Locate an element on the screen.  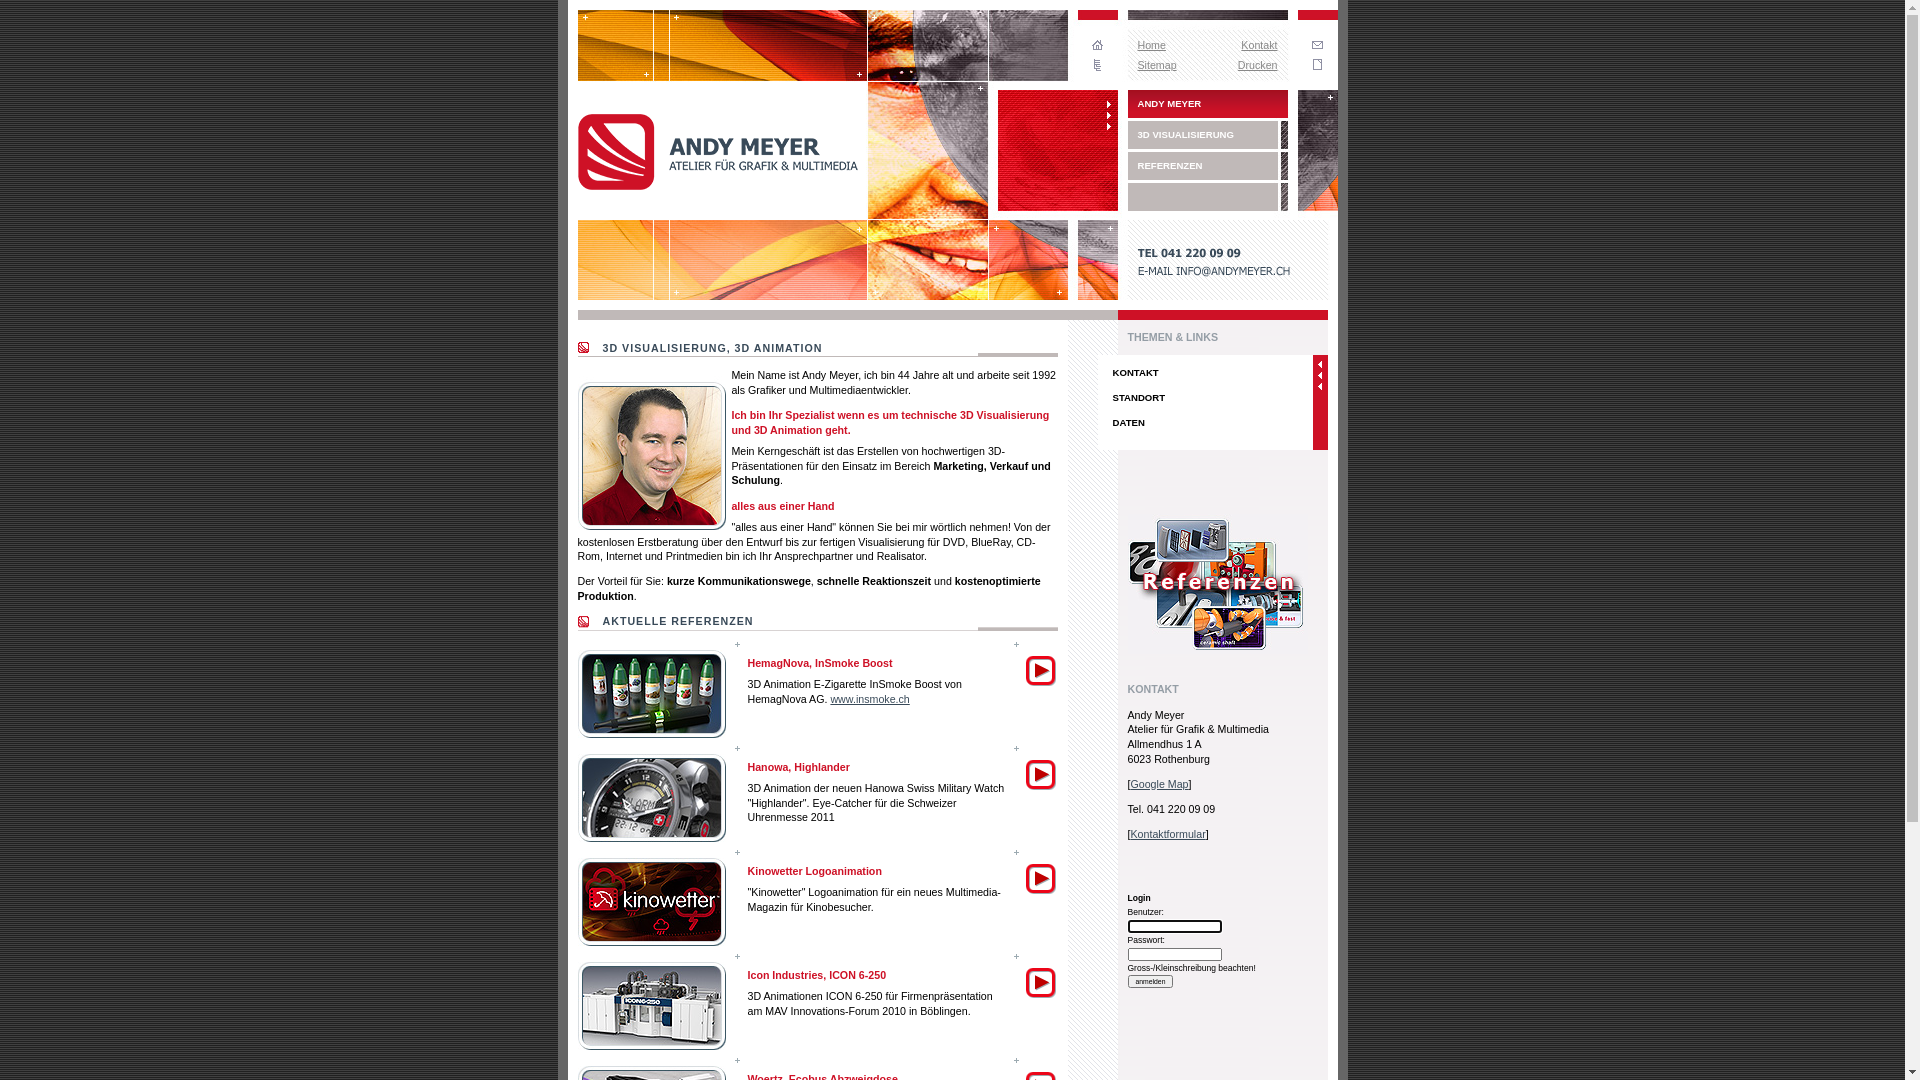
'Kontaktformular' is located at coordinates (1167, 833).